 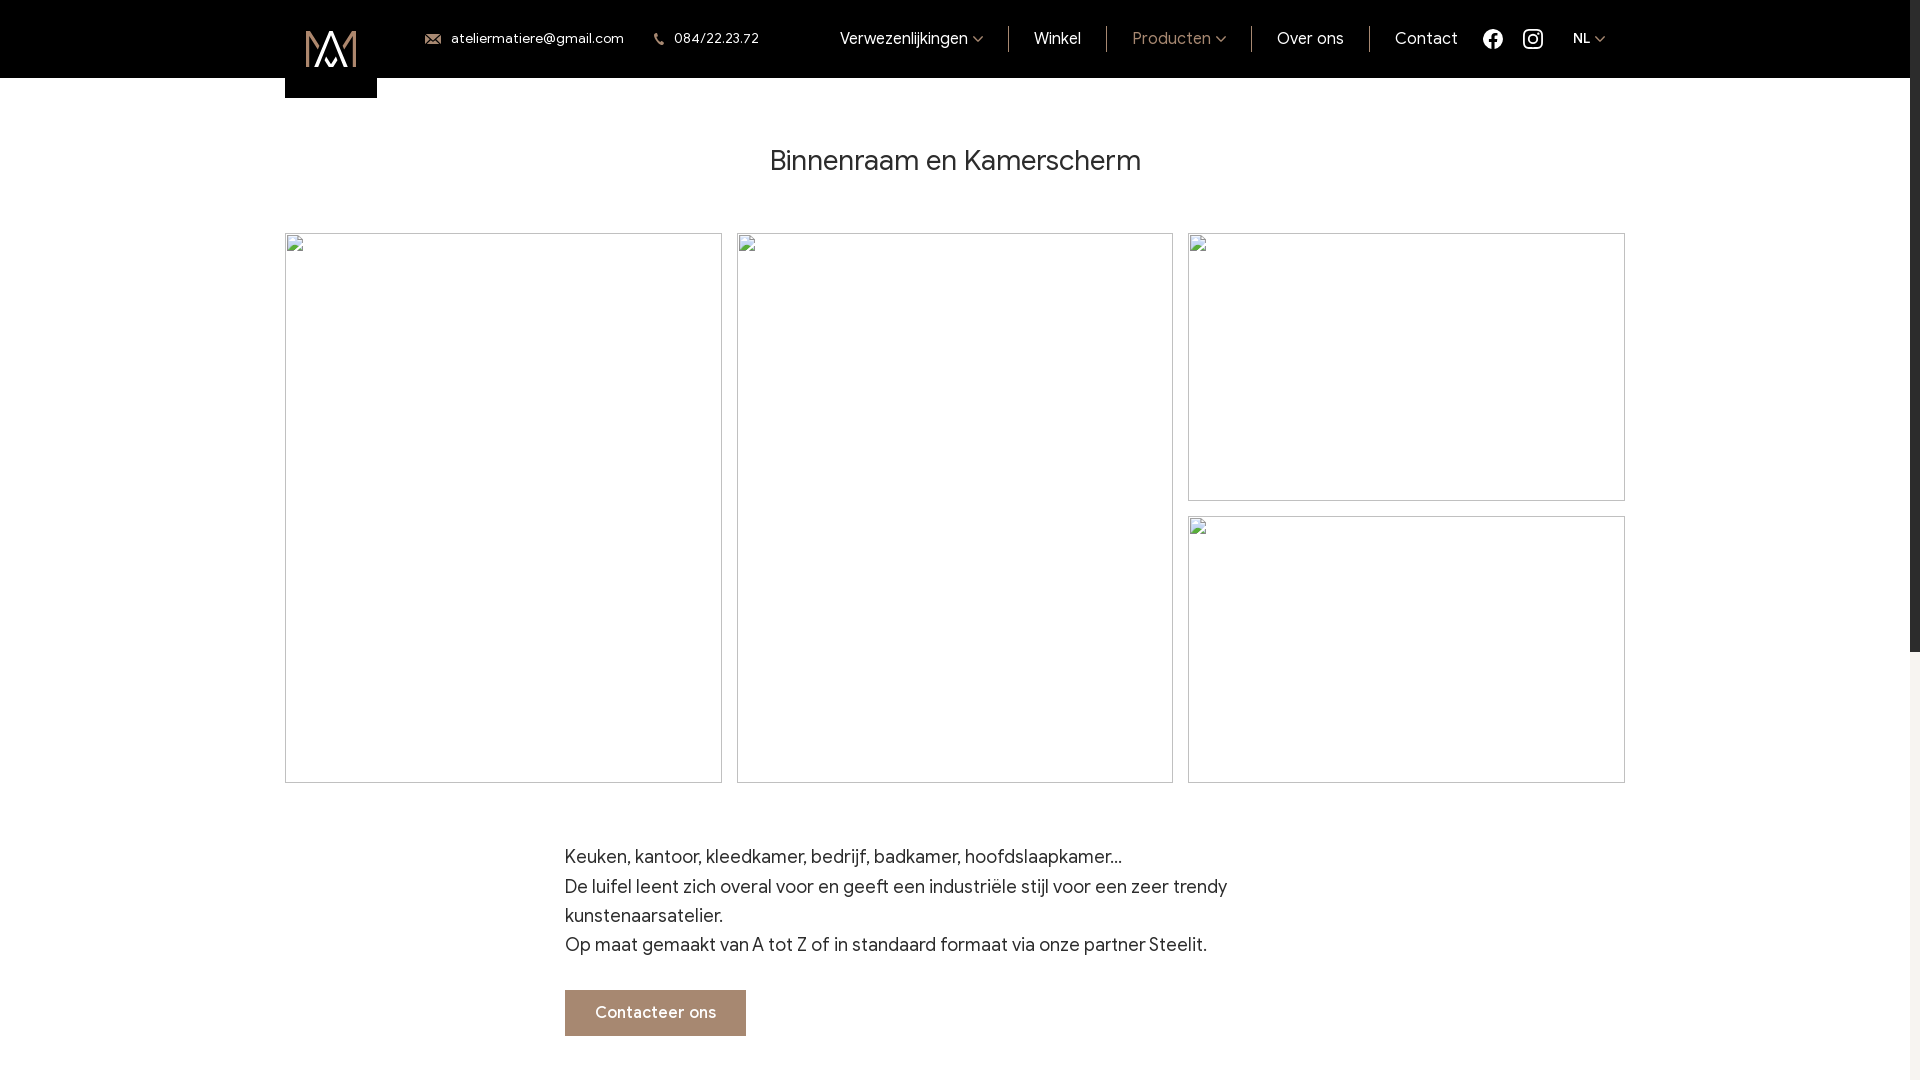 I want to click on 'Contact', so click(x=1425, y=38).